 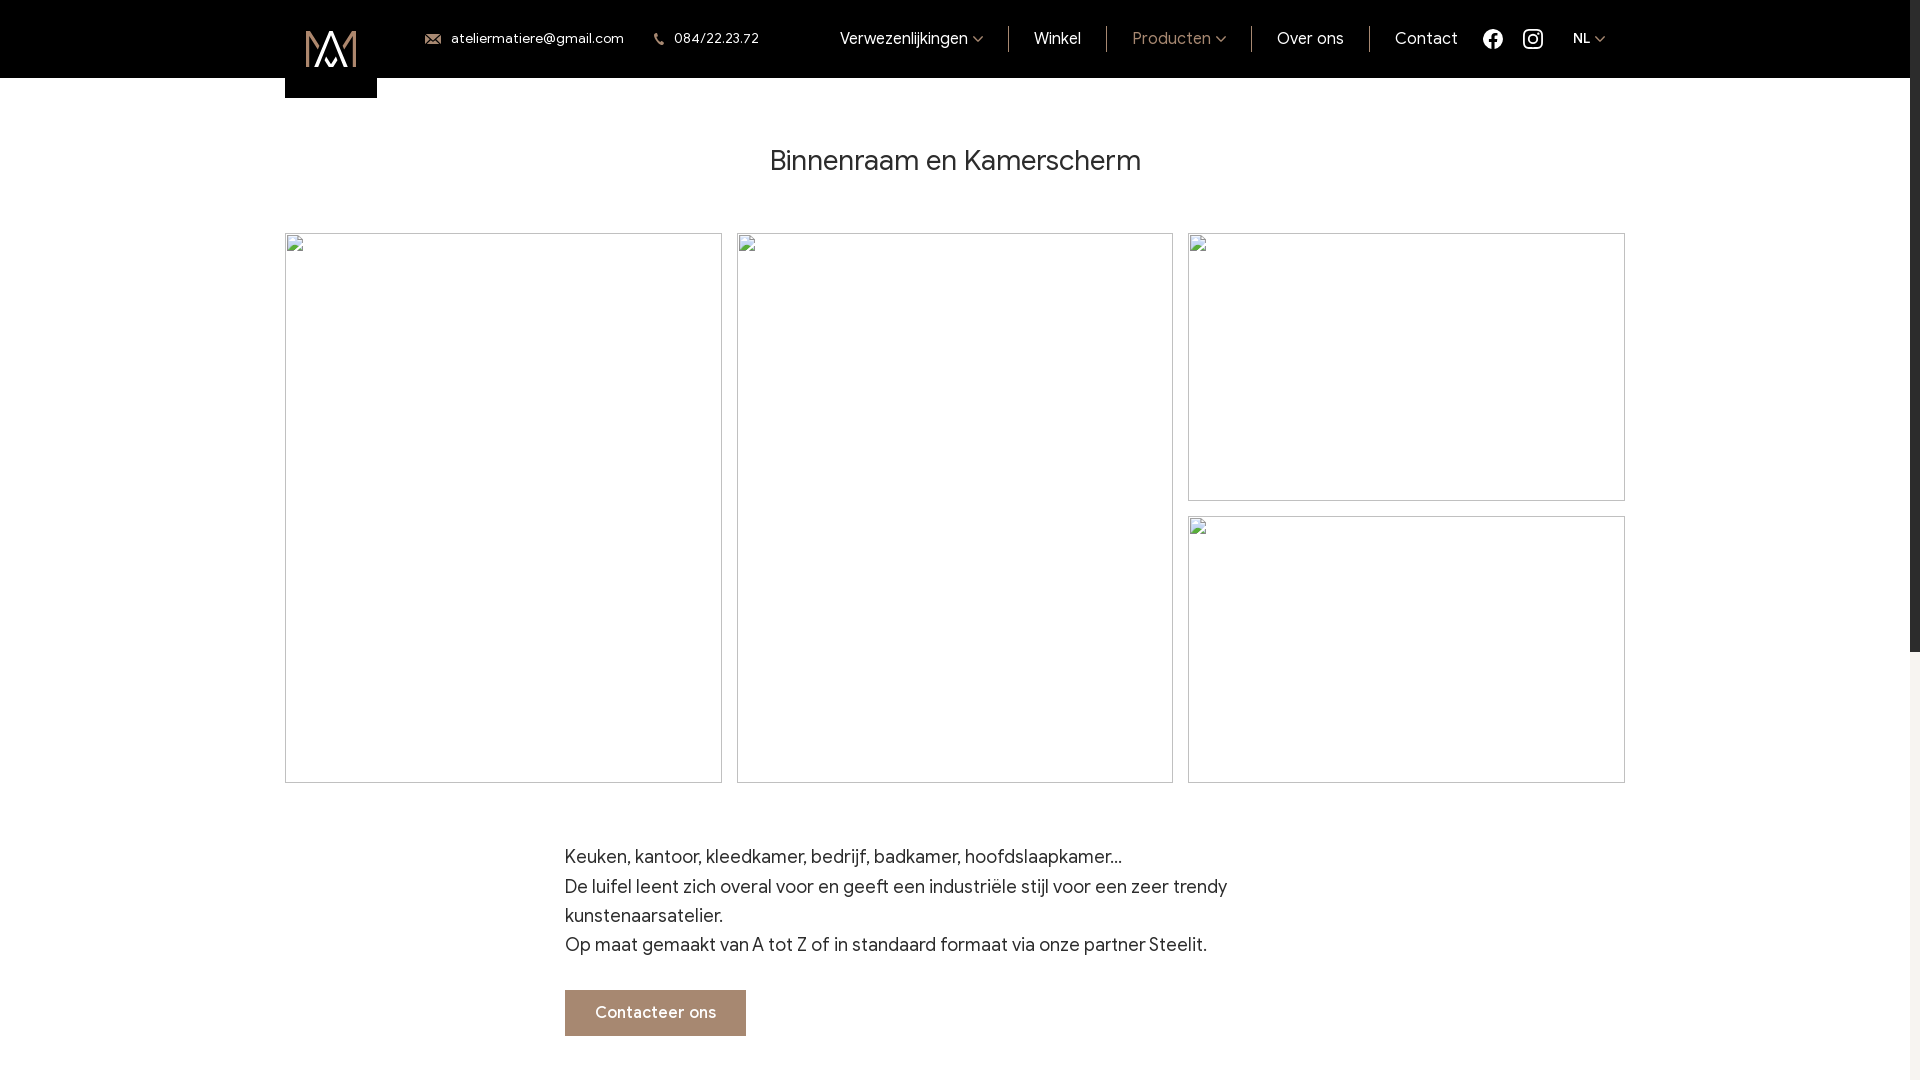 I want to click on 'Contact', so click(x=1425, y=38).